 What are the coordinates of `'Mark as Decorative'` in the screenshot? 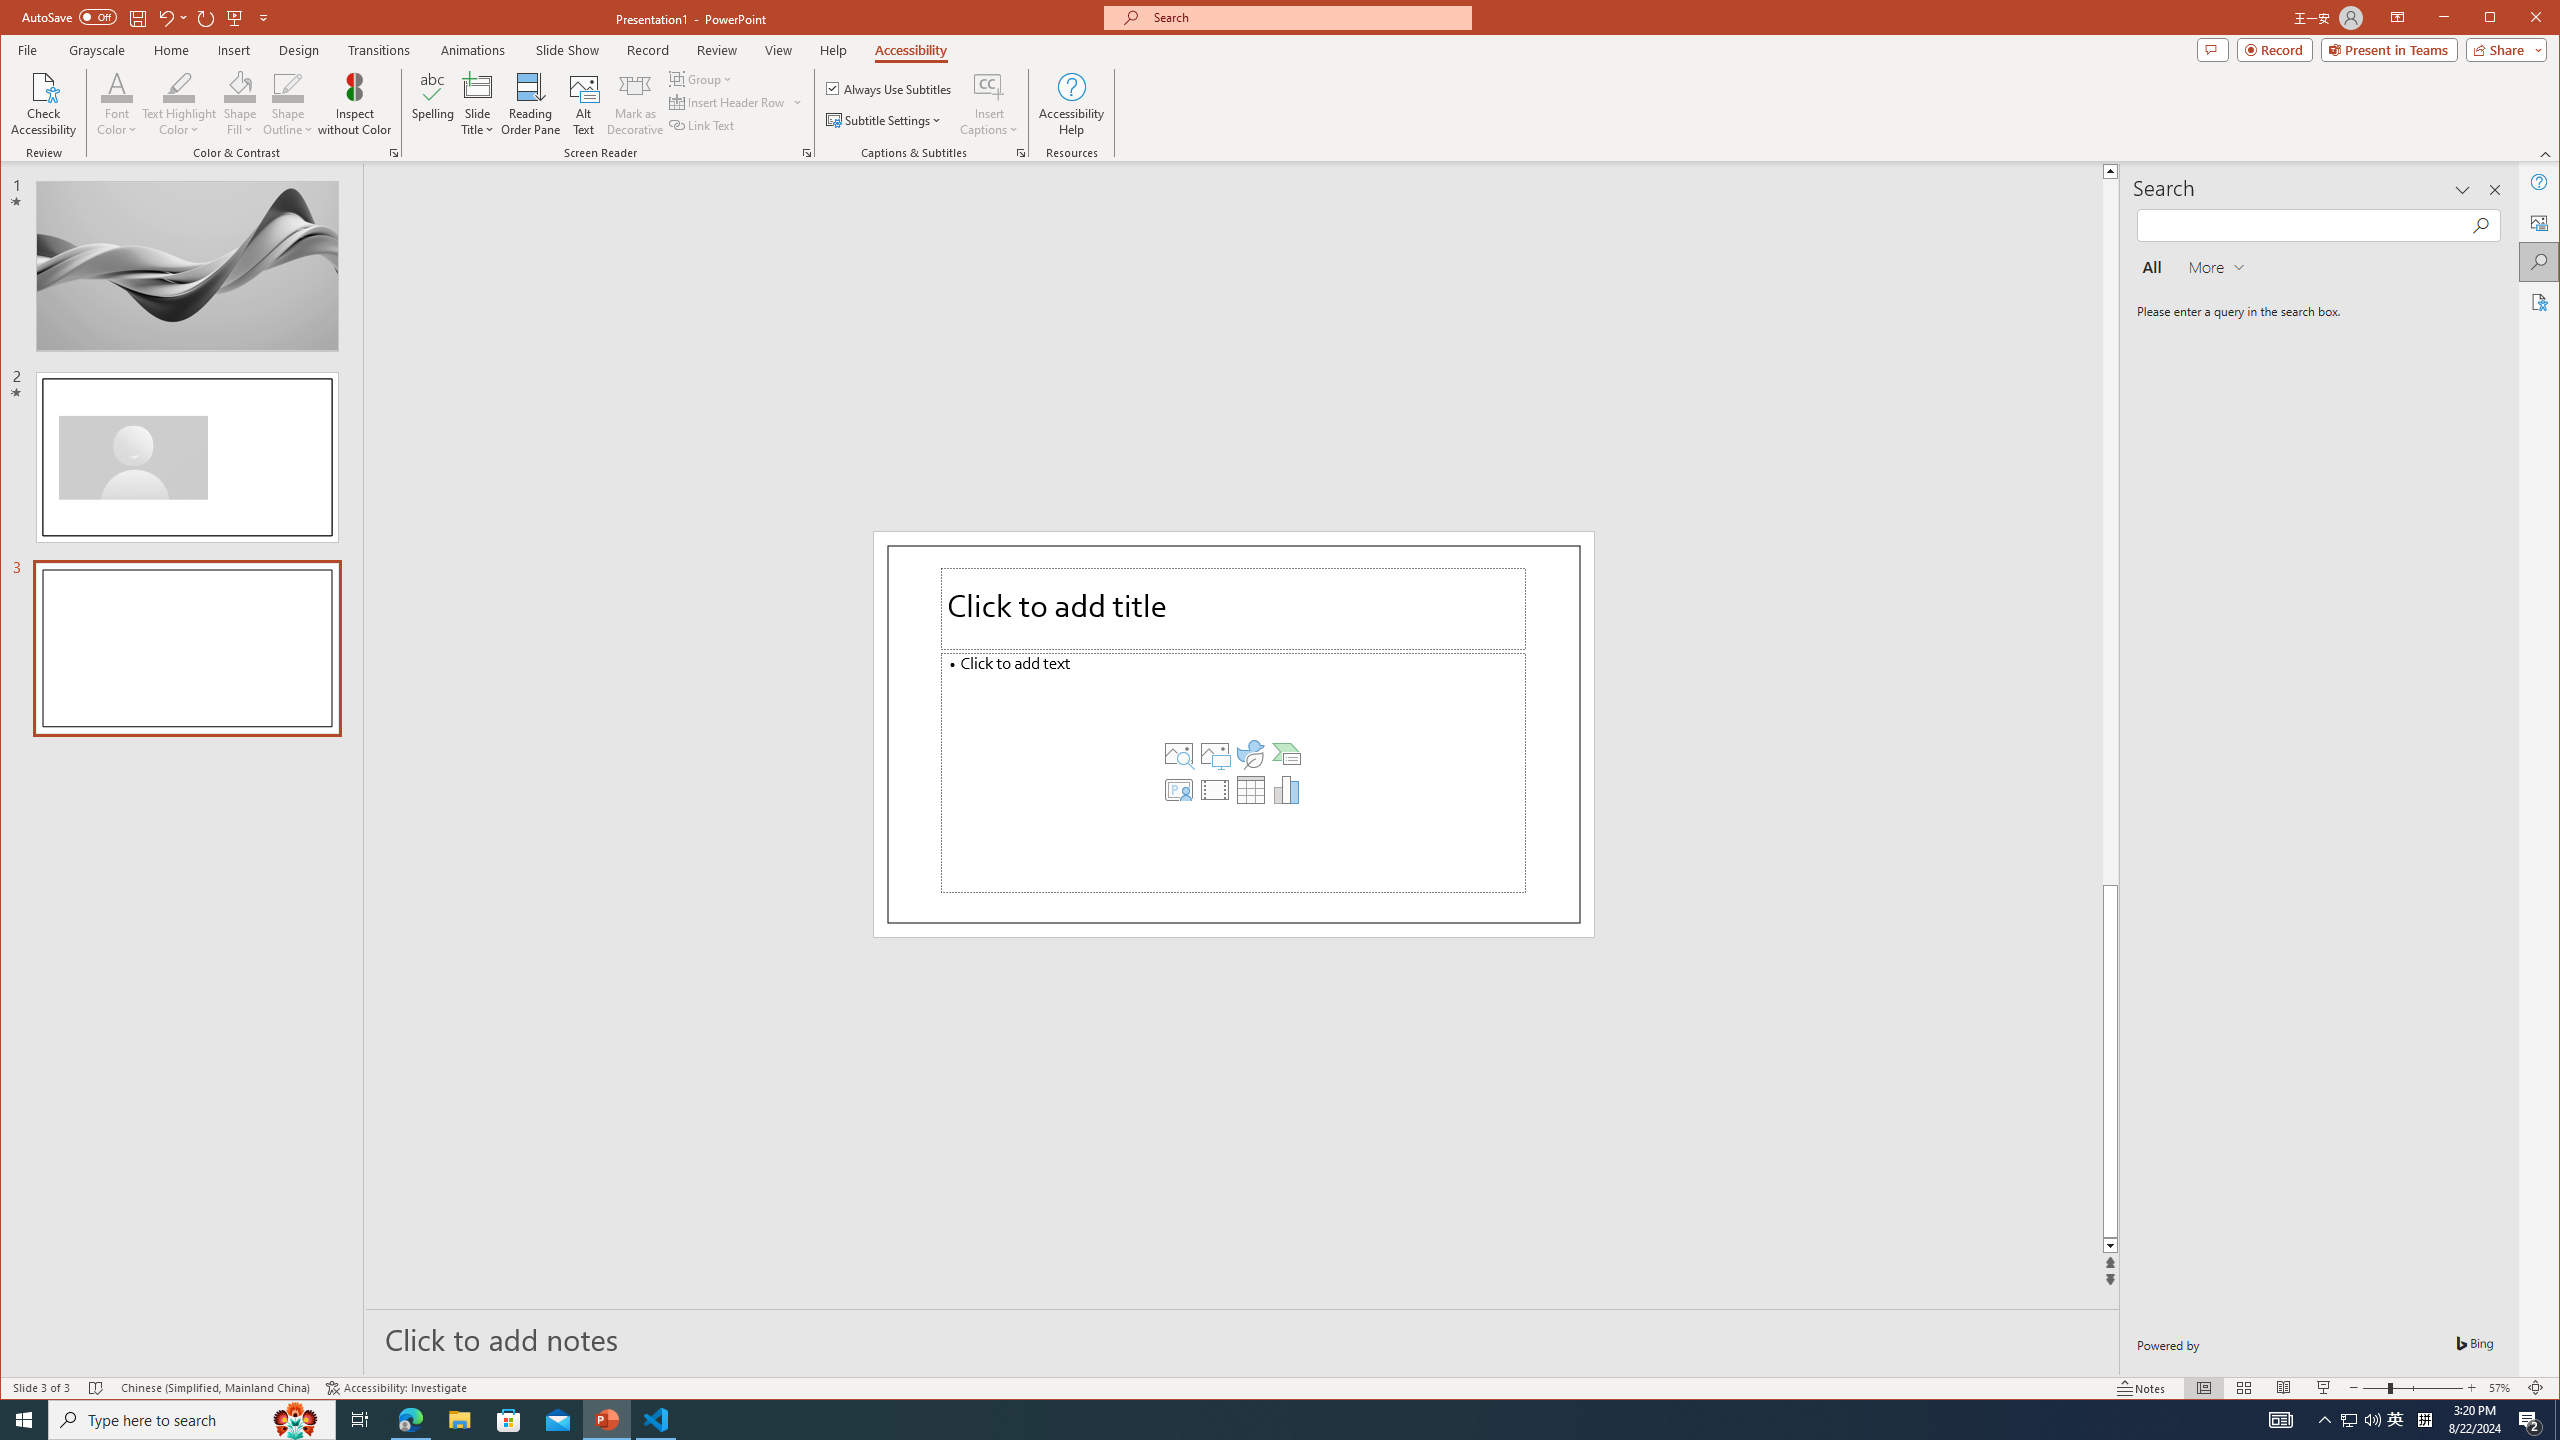 It's located at (633, 103).